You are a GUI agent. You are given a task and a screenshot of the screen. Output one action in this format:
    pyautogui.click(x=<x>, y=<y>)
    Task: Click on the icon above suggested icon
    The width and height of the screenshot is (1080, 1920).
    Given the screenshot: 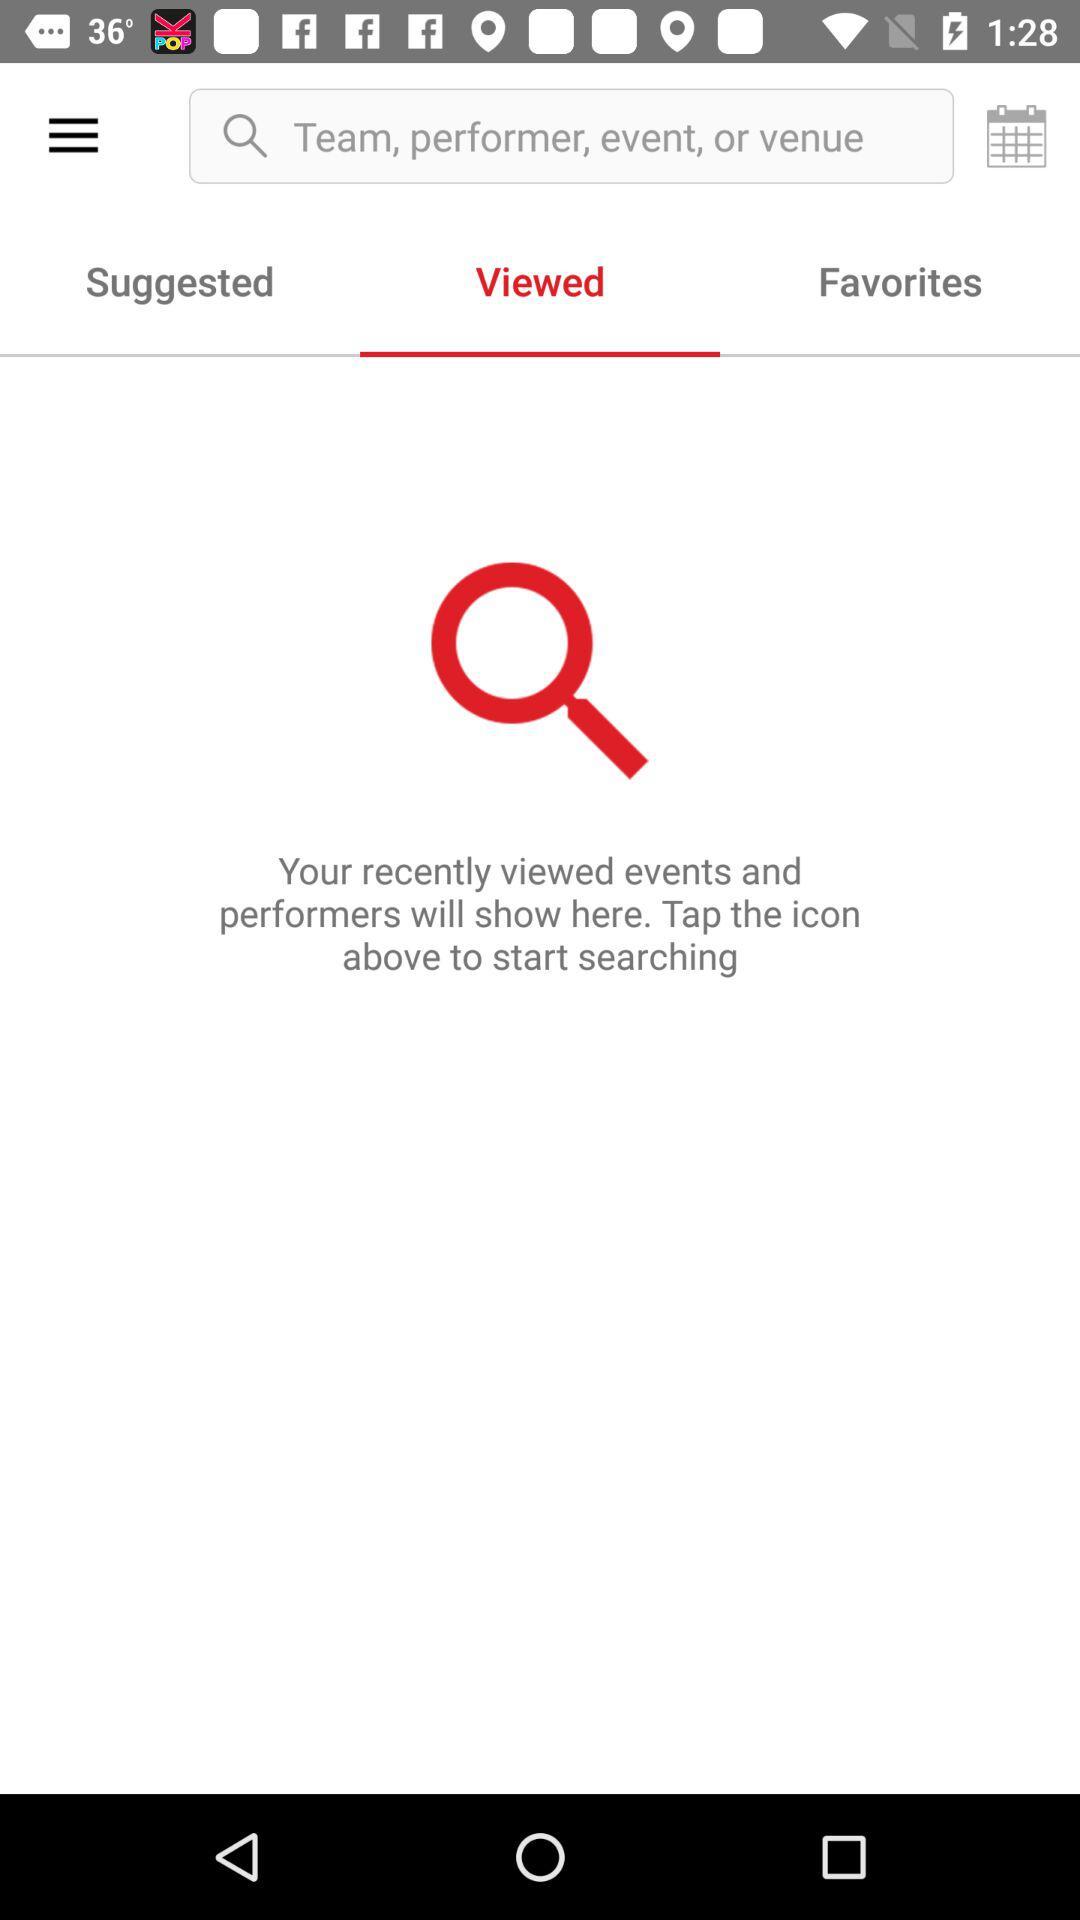 What is the action you would take?
    pyautogui.click(x=72, y=135)
    